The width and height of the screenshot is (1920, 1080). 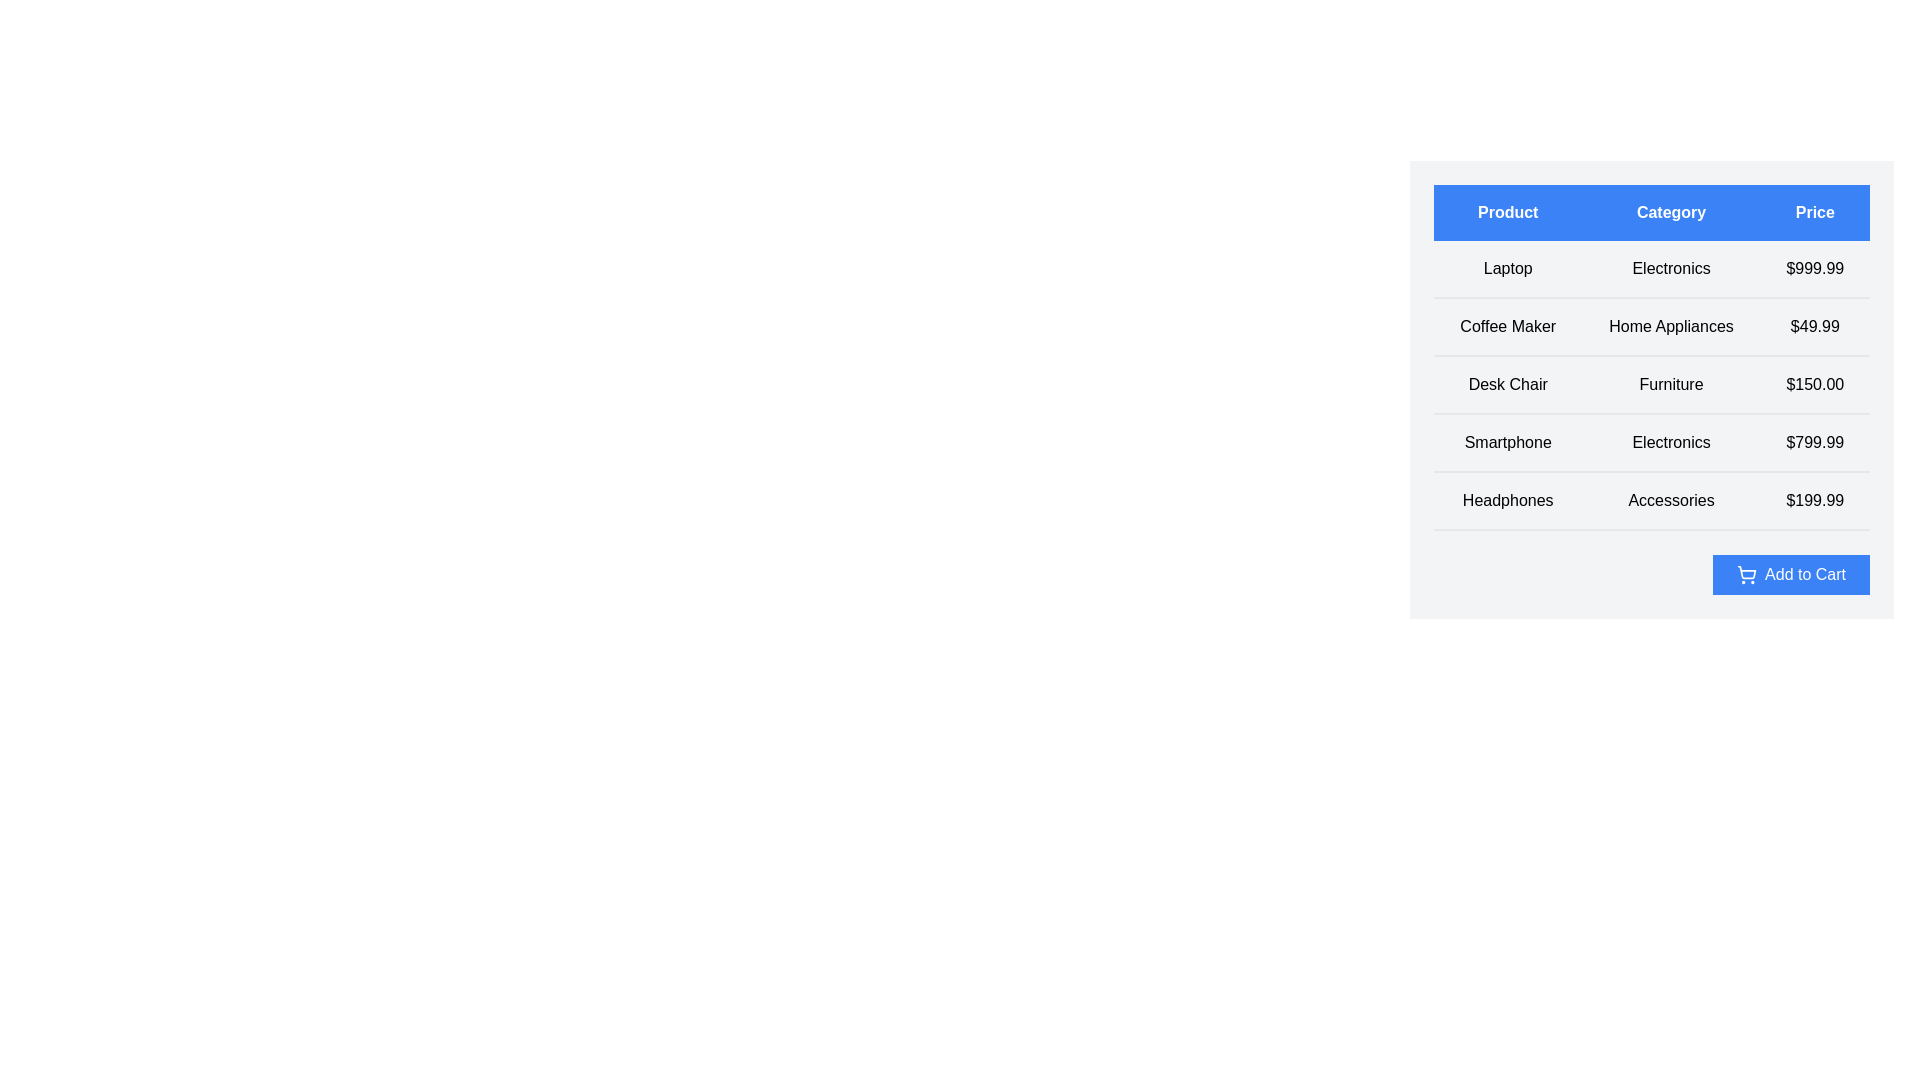 What do you see at coordinates (1508, 442) in the screenshot?
I see `text displayed in the Text label that contains 'Smartphone', which is located in the leftmost column of the fourth row of a grid displaying products` at bounding box center [1508, 442].